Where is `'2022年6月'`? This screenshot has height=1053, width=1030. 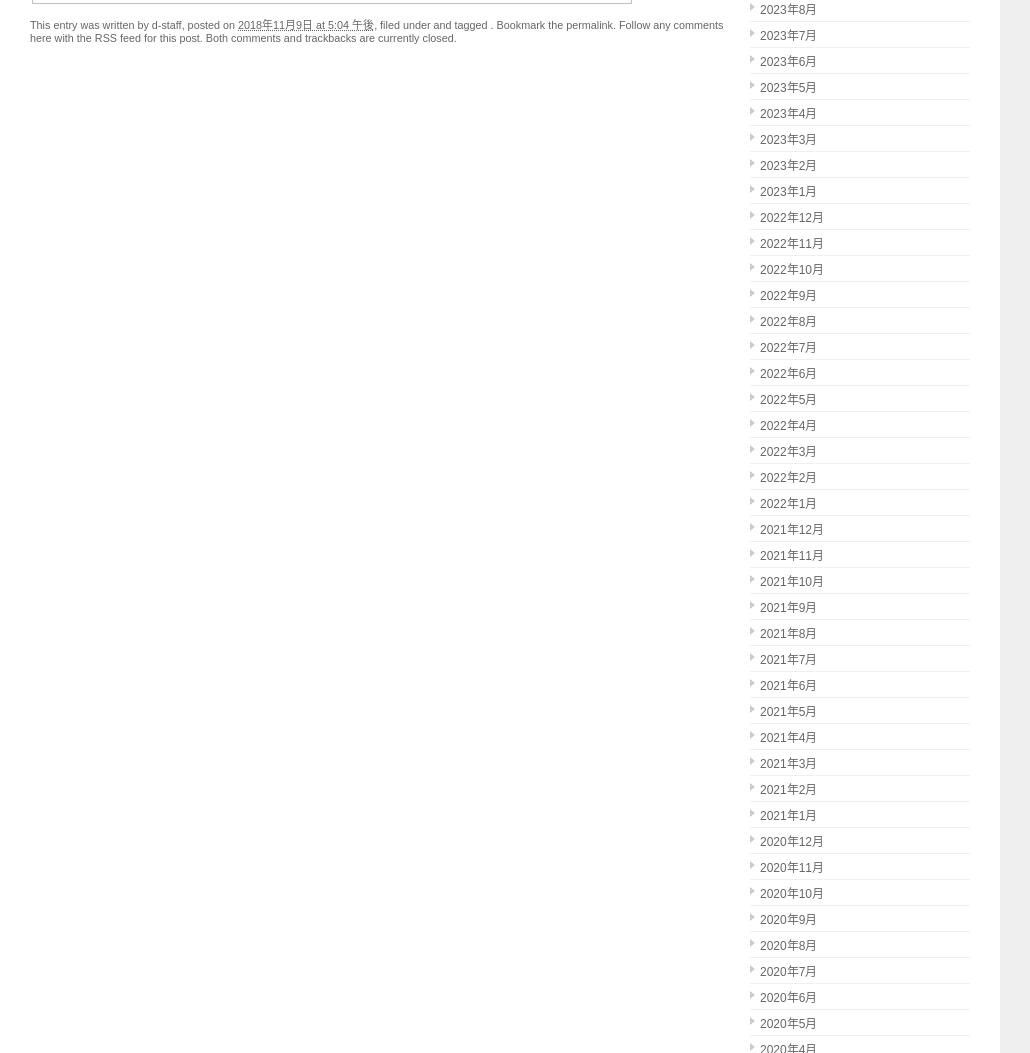 '2022年6月' is located at coordinates (787, 373).